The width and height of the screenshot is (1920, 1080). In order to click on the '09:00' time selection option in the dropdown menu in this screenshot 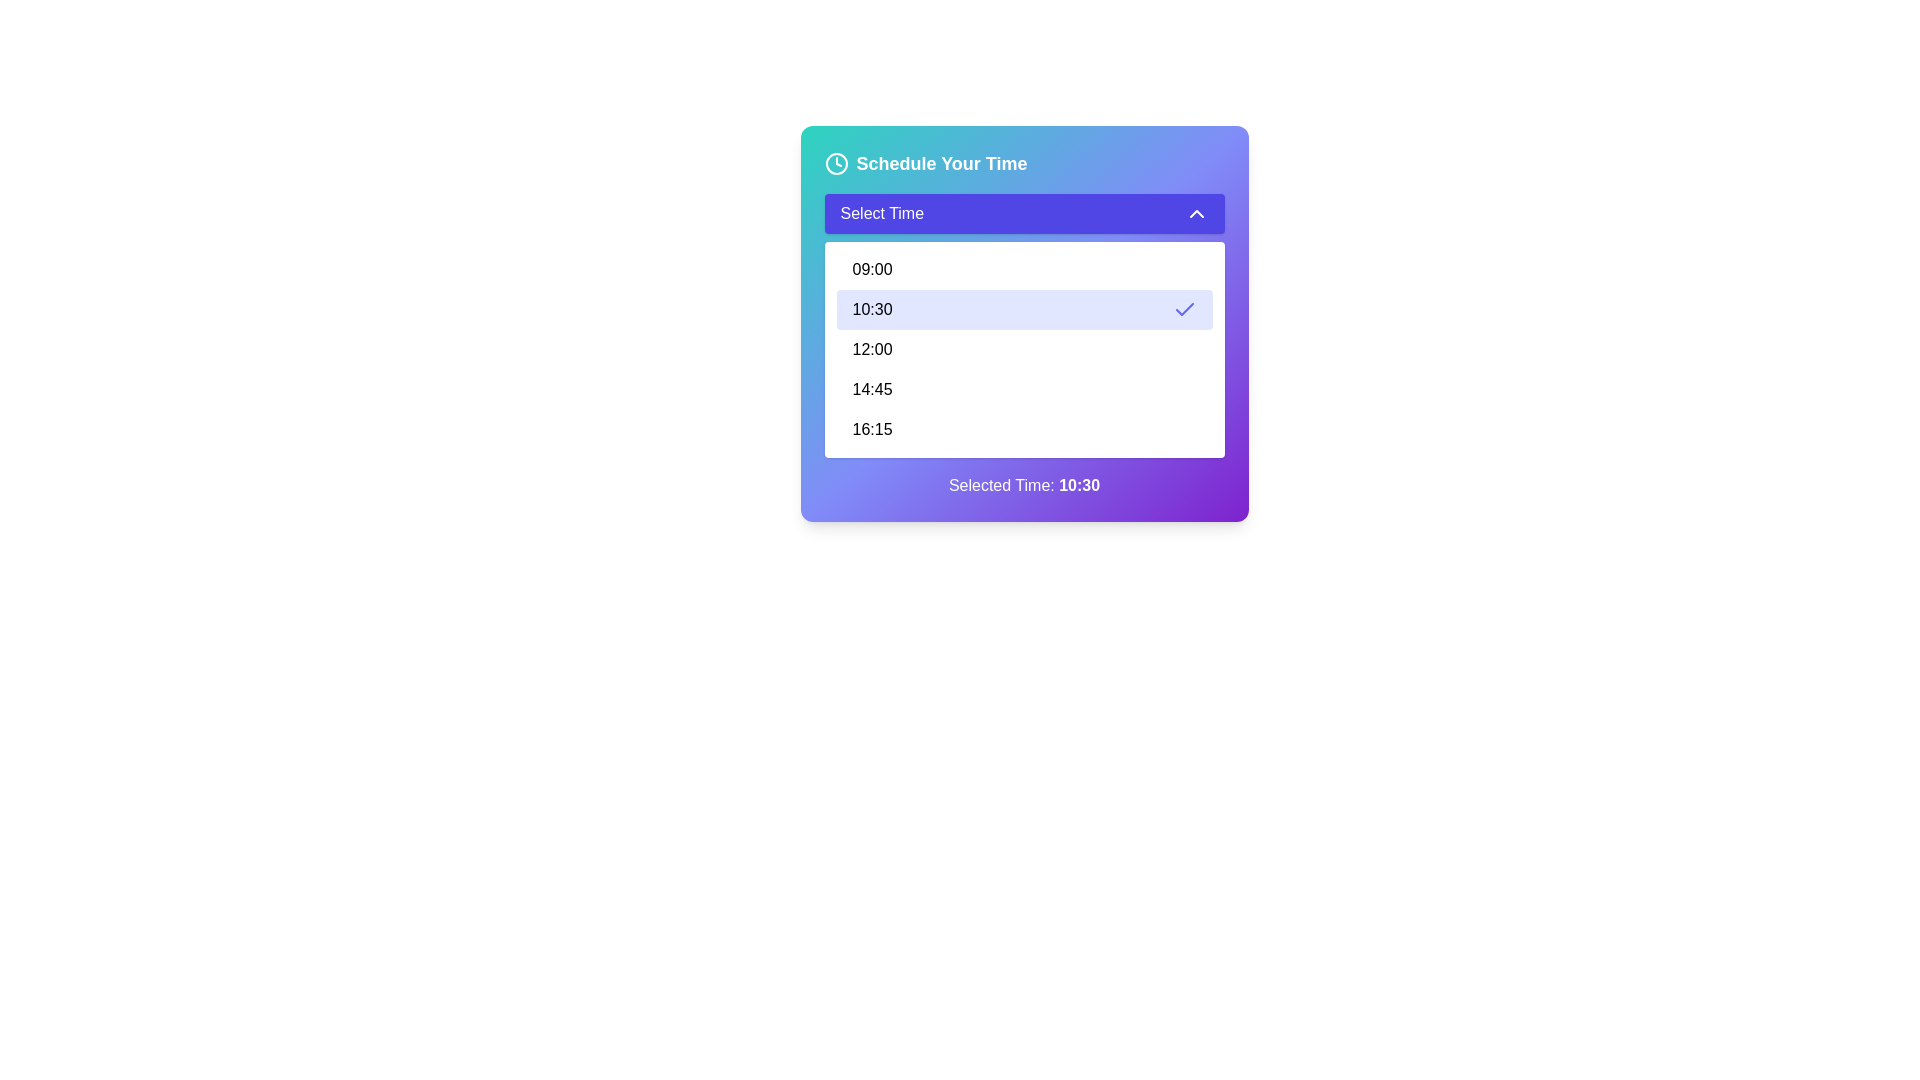, I will do `click(872, 270)`.